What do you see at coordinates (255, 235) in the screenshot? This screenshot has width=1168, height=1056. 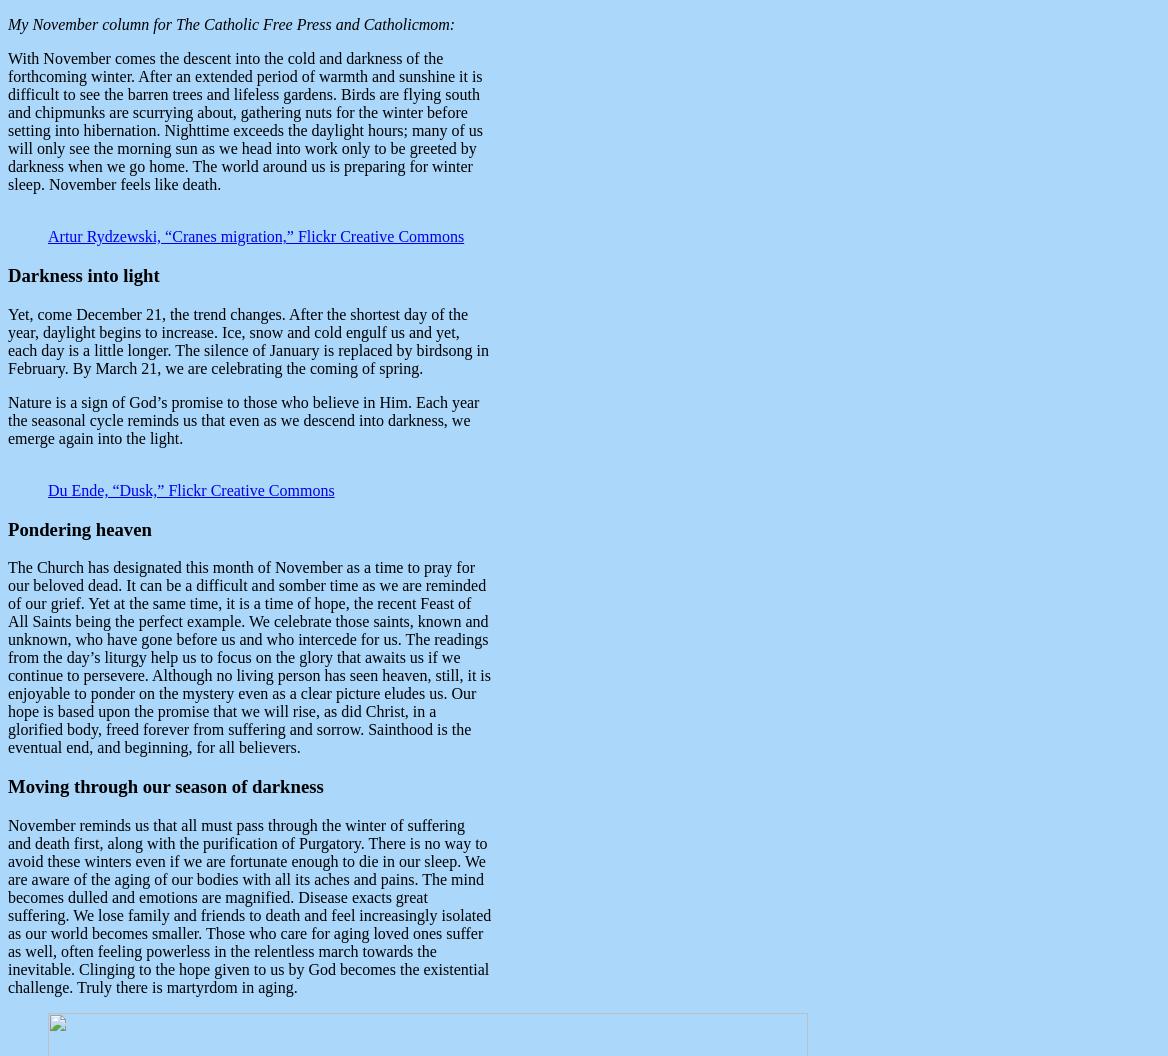 I see `'Artur Rydzewski, “Cranes migration,” Flickr Creative Commons'` at bounding box center [255, 235].